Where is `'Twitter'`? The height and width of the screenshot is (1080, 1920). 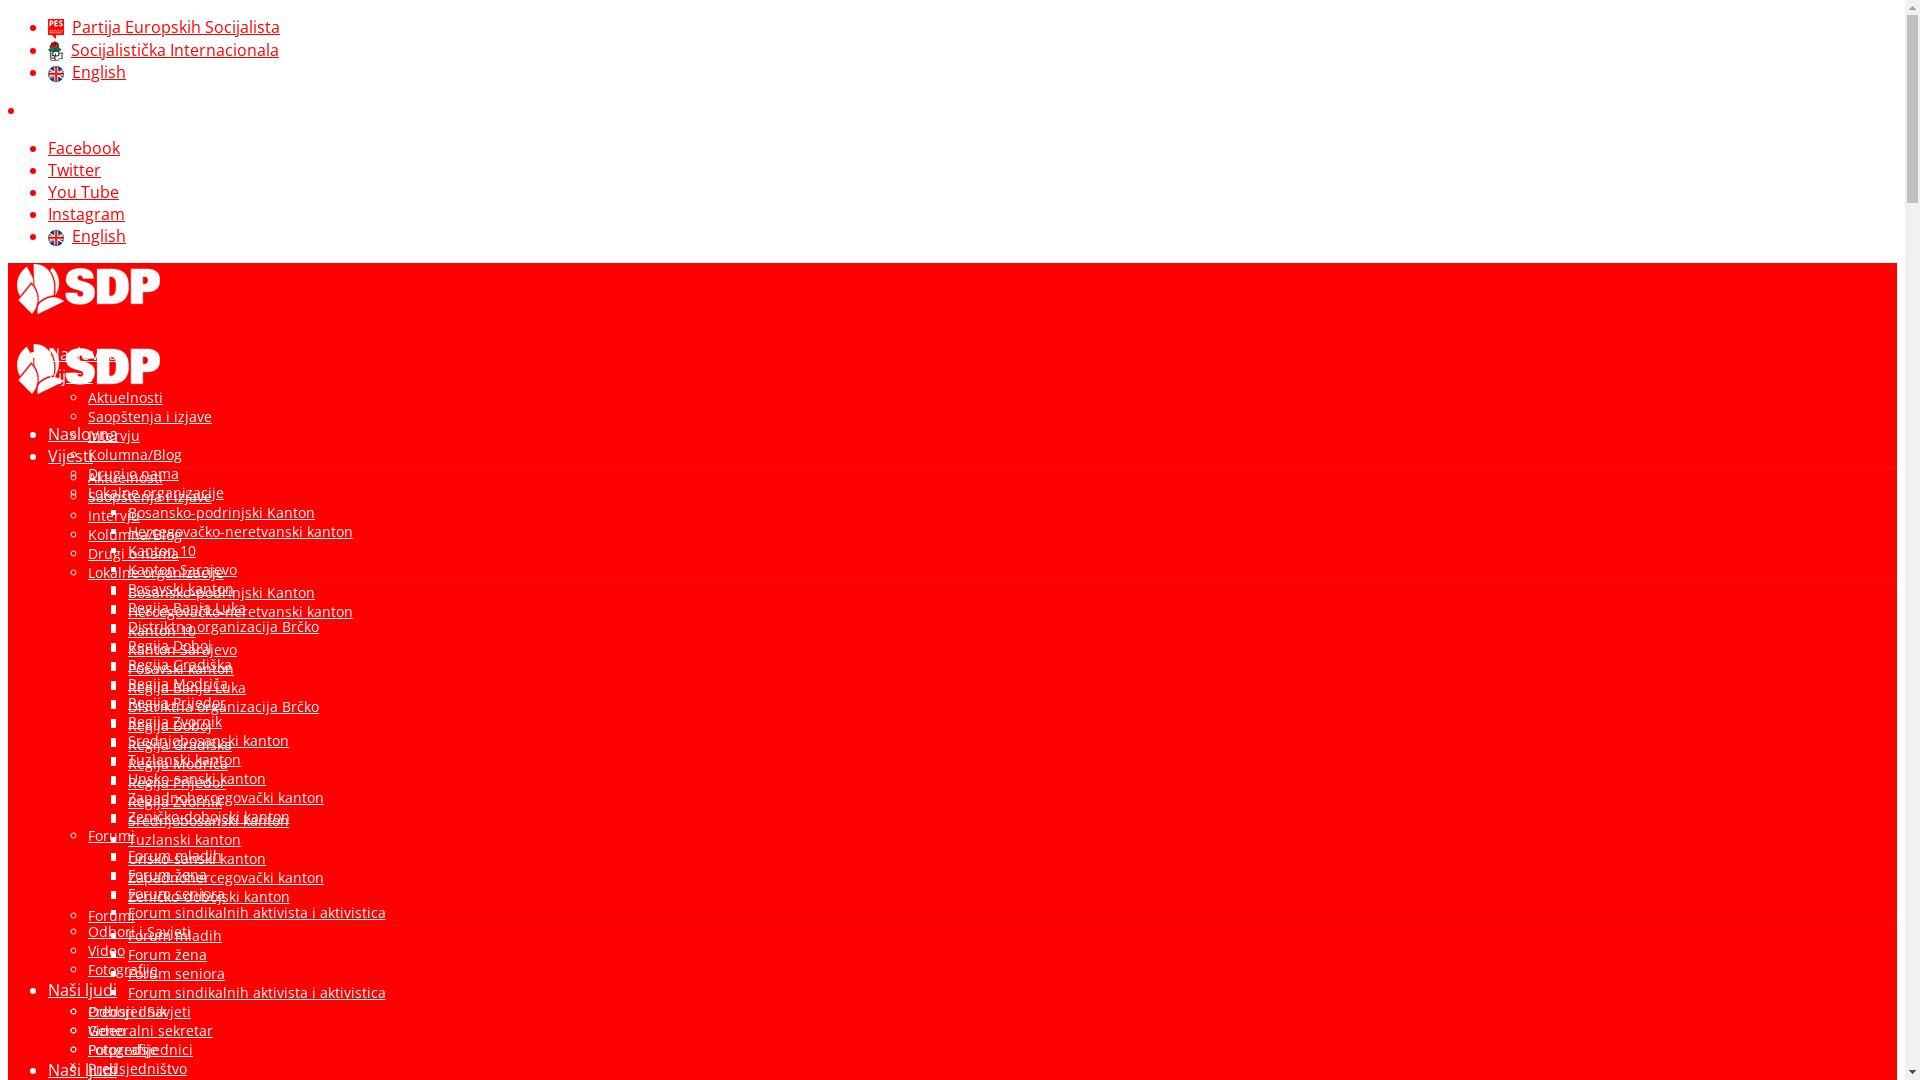
'Twitter' is located at coordinates (74, 168).